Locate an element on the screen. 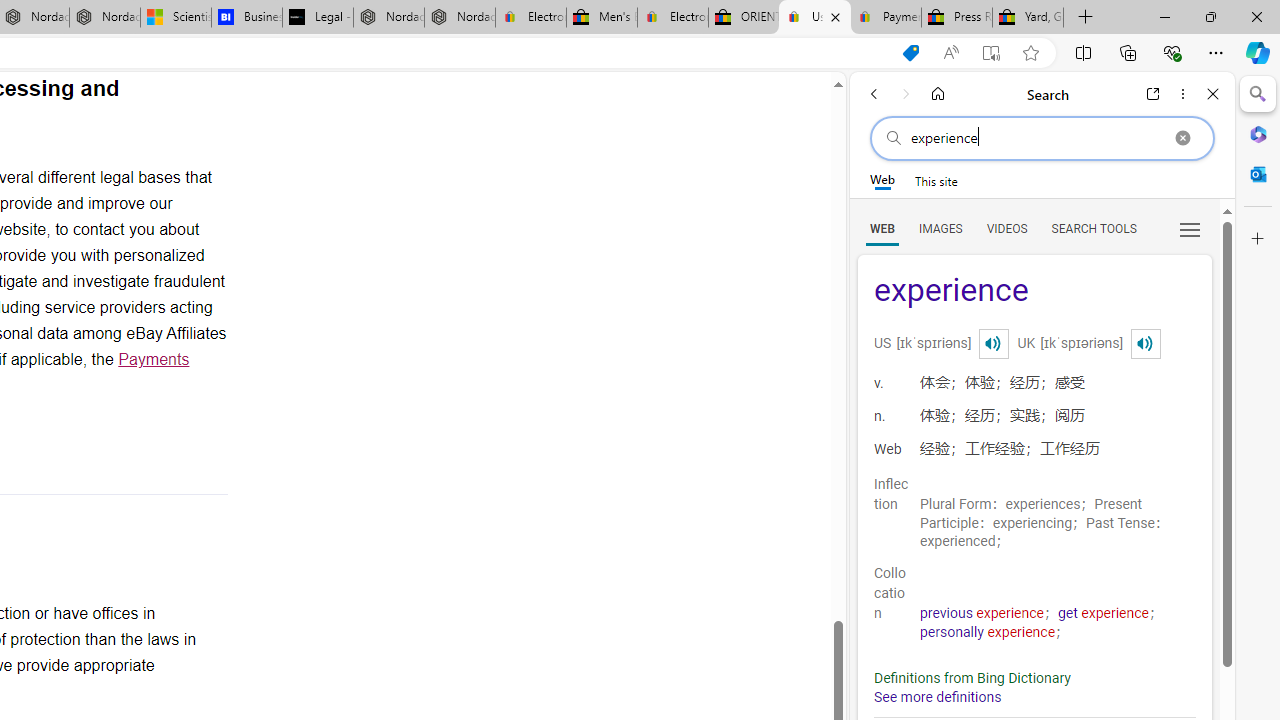 The height and width of the screenshot is (720, 1280). 'get experience' is located at coordinates (1103, 612).